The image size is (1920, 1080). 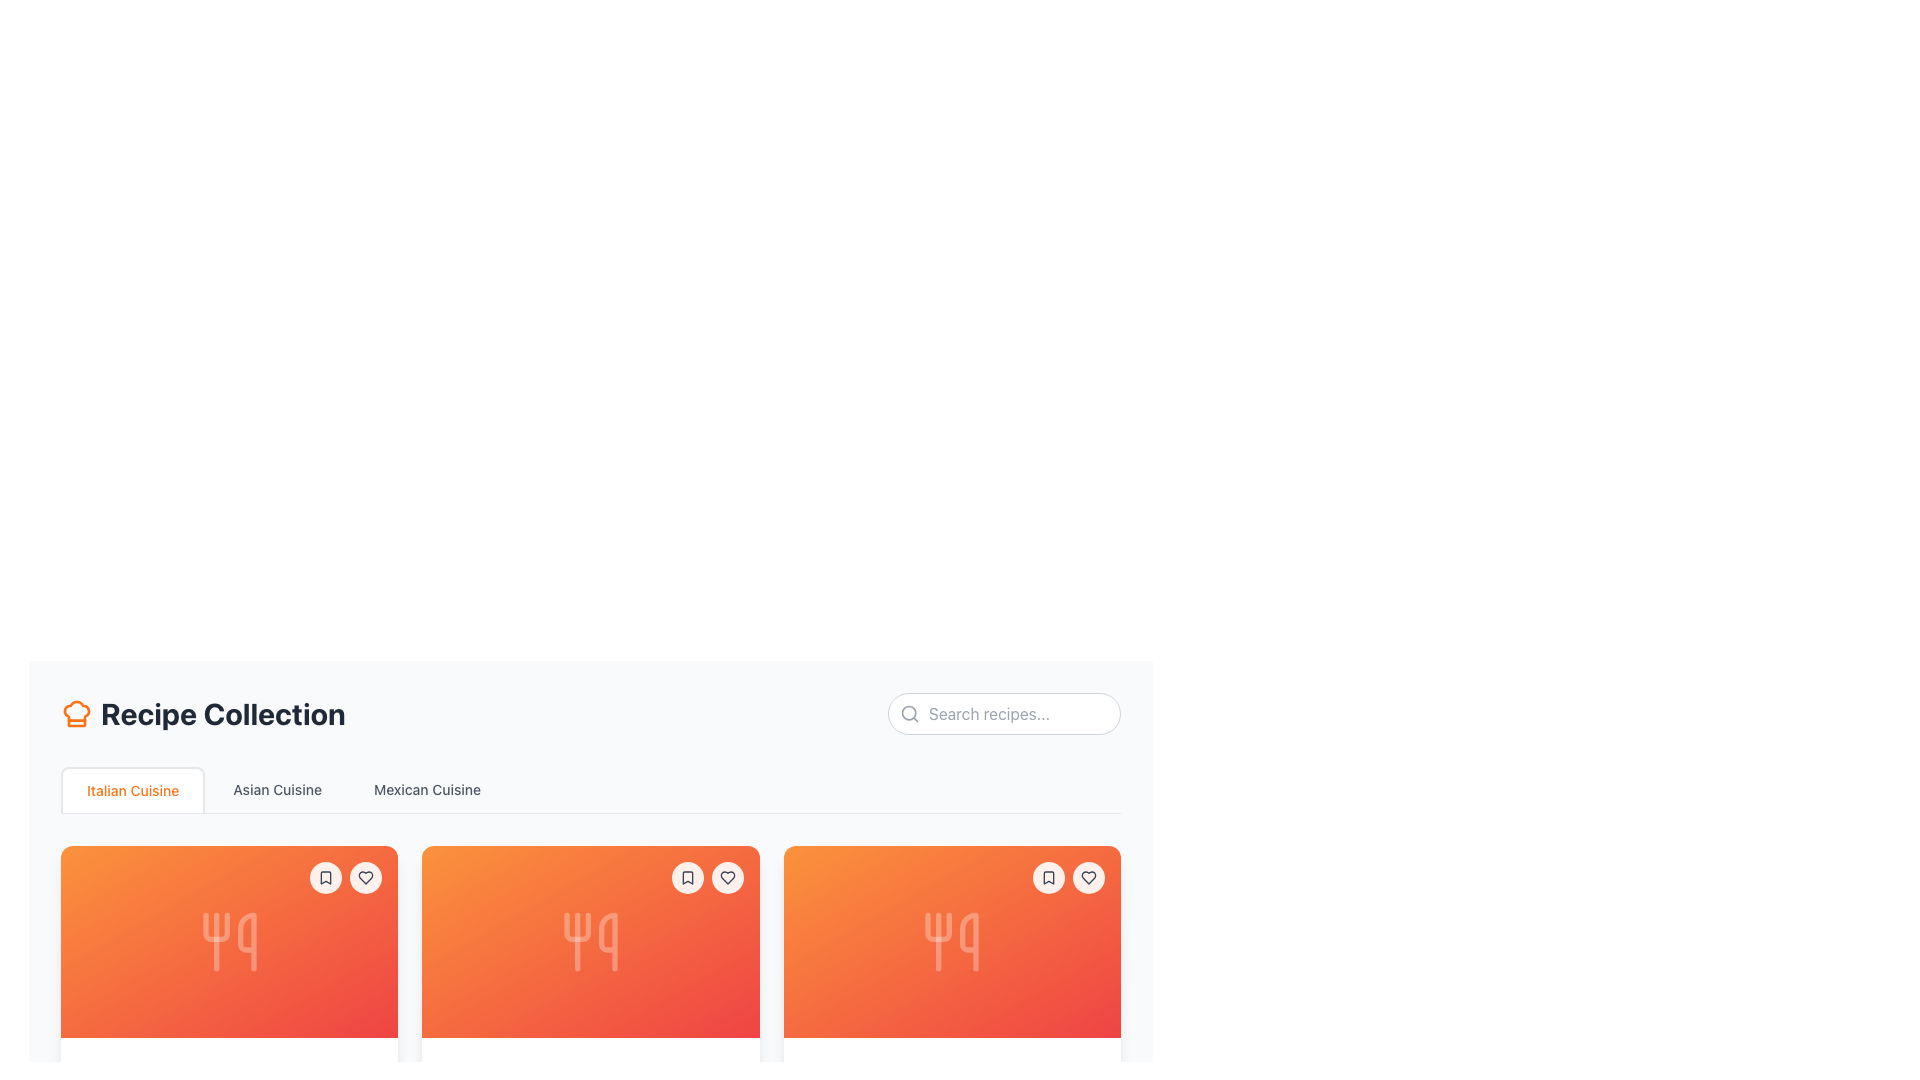 I want to click on the heart icon button in the top-right corner of the orange recipe card to potentially reveal additional options, so click(x=726, y=877).